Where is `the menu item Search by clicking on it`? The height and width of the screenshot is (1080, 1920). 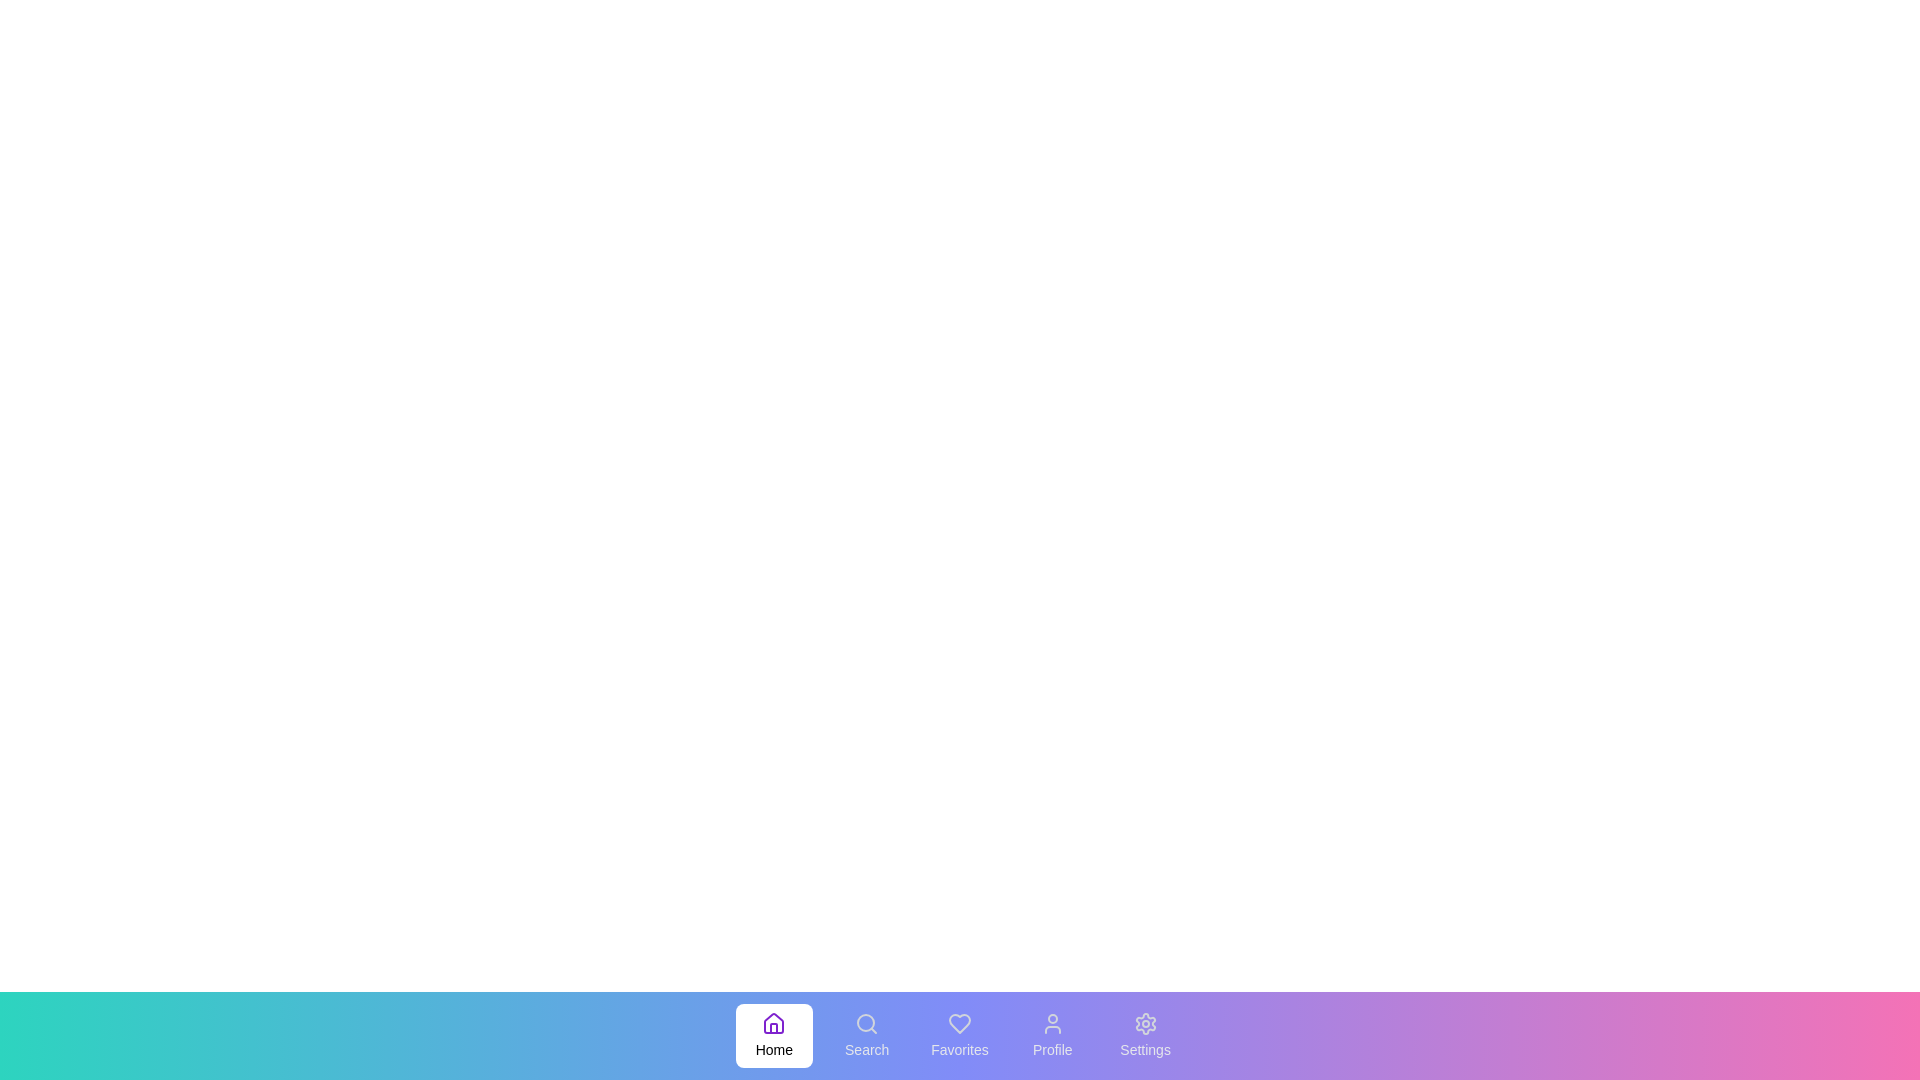
the menu item Search by clicking on it is located at coordinates (867, 1035).